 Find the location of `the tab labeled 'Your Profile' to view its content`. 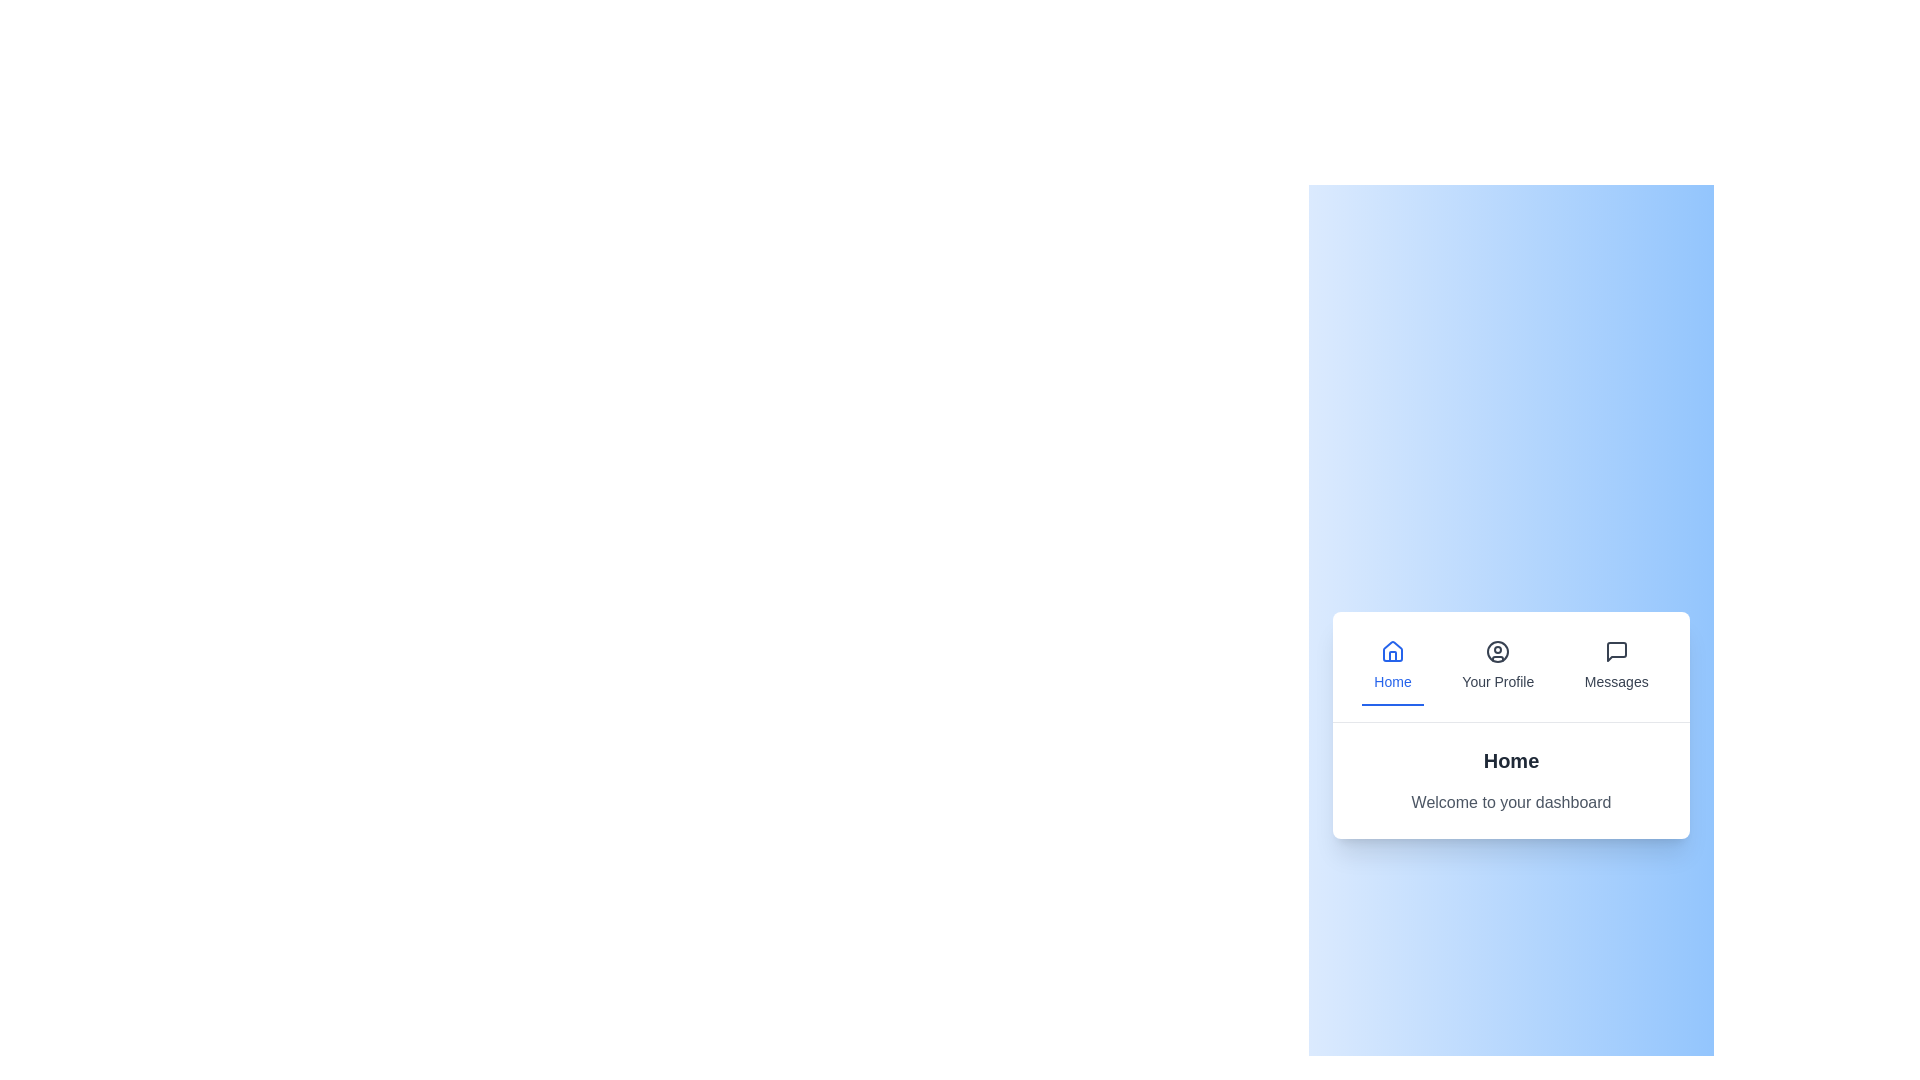

the tab labeled 'Your Profile' to view its content is located at coordinates (1497, 666).